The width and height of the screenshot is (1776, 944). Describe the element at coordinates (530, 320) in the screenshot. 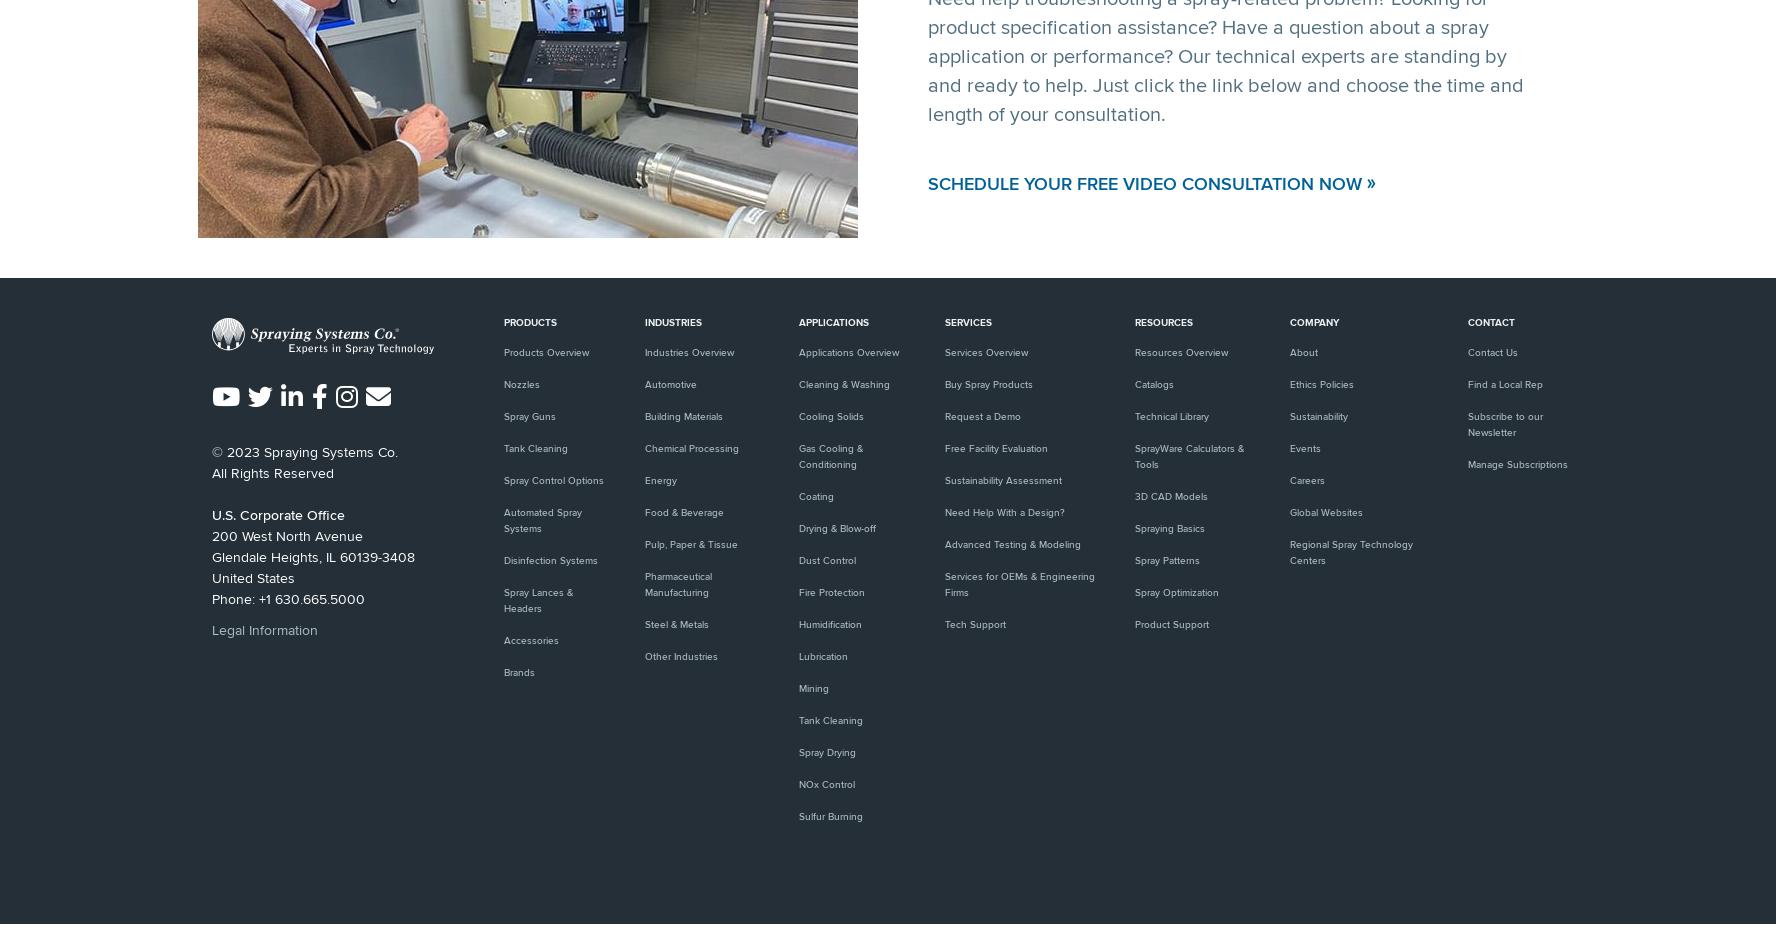

I see `'Products'` at that location.